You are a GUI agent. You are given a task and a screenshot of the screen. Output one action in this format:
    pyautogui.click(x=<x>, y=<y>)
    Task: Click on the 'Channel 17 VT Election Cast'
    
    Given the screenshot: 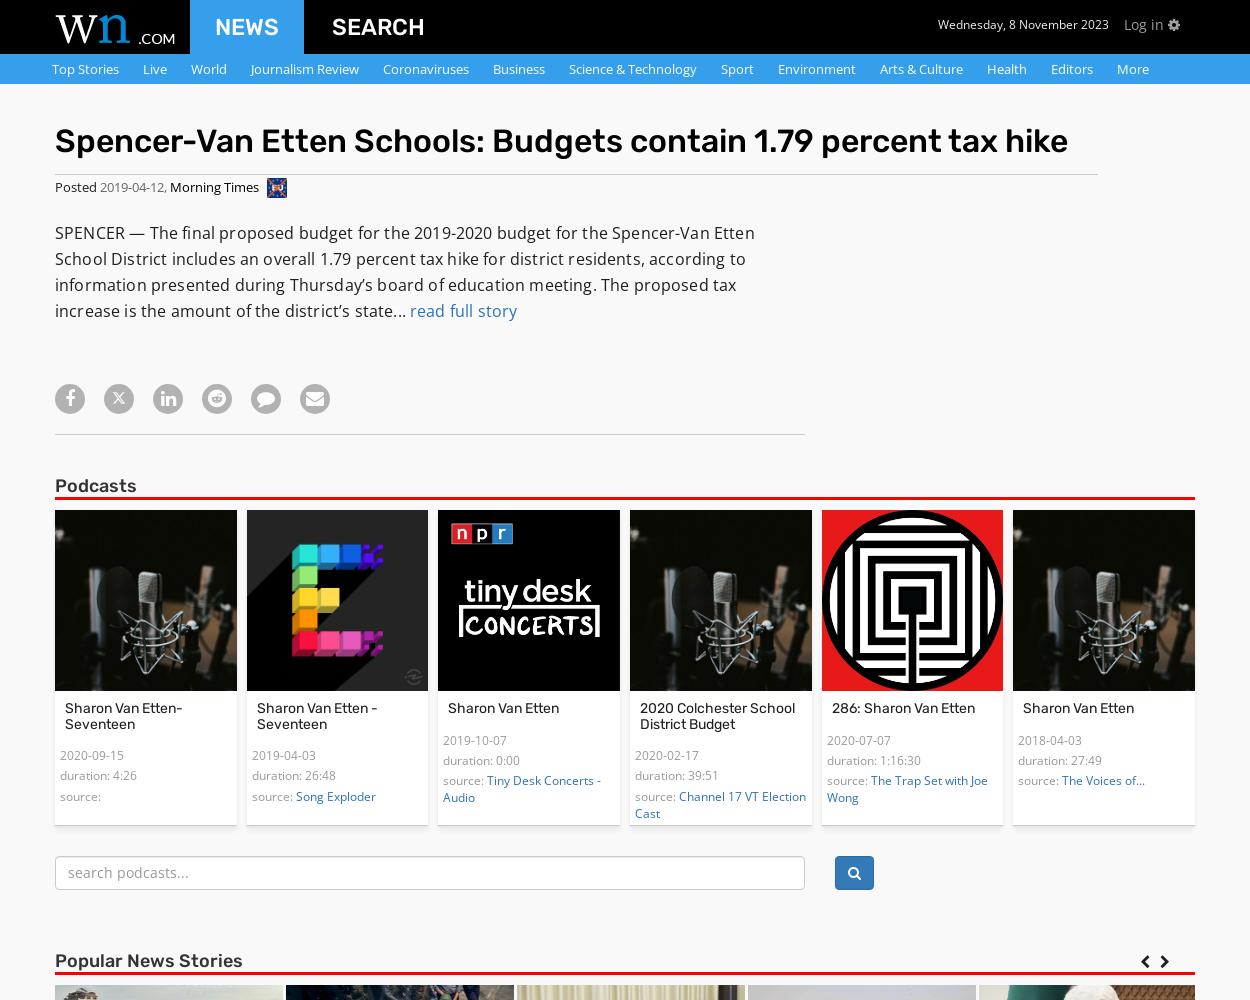 What is the action you would take?
    pyautogui.click(x=719, y=804)
    